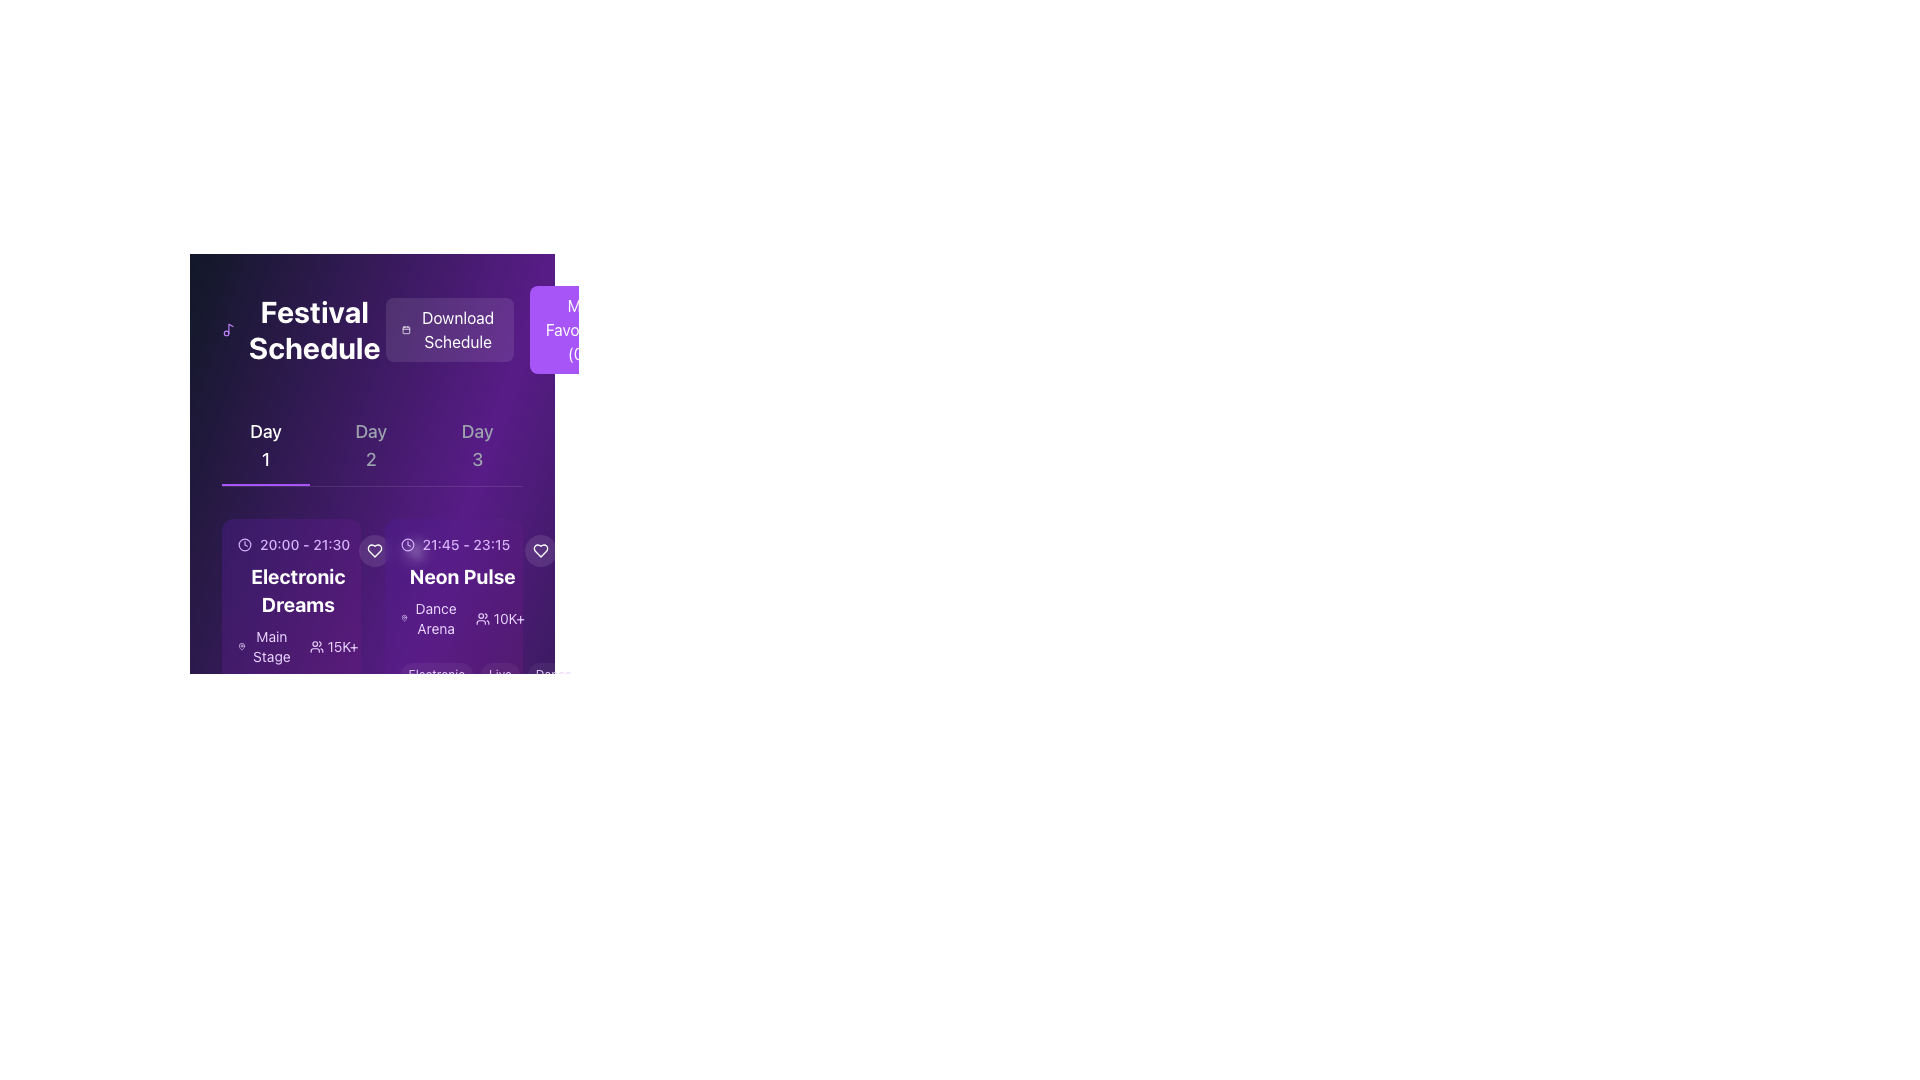 The image size is (1920, 1080). I want to click on the clock icon, which is outlined in a circular shape and located to the left of the time range '21:45 - 23:15' below the event name 'Neon Pulse', so click(406, 544).